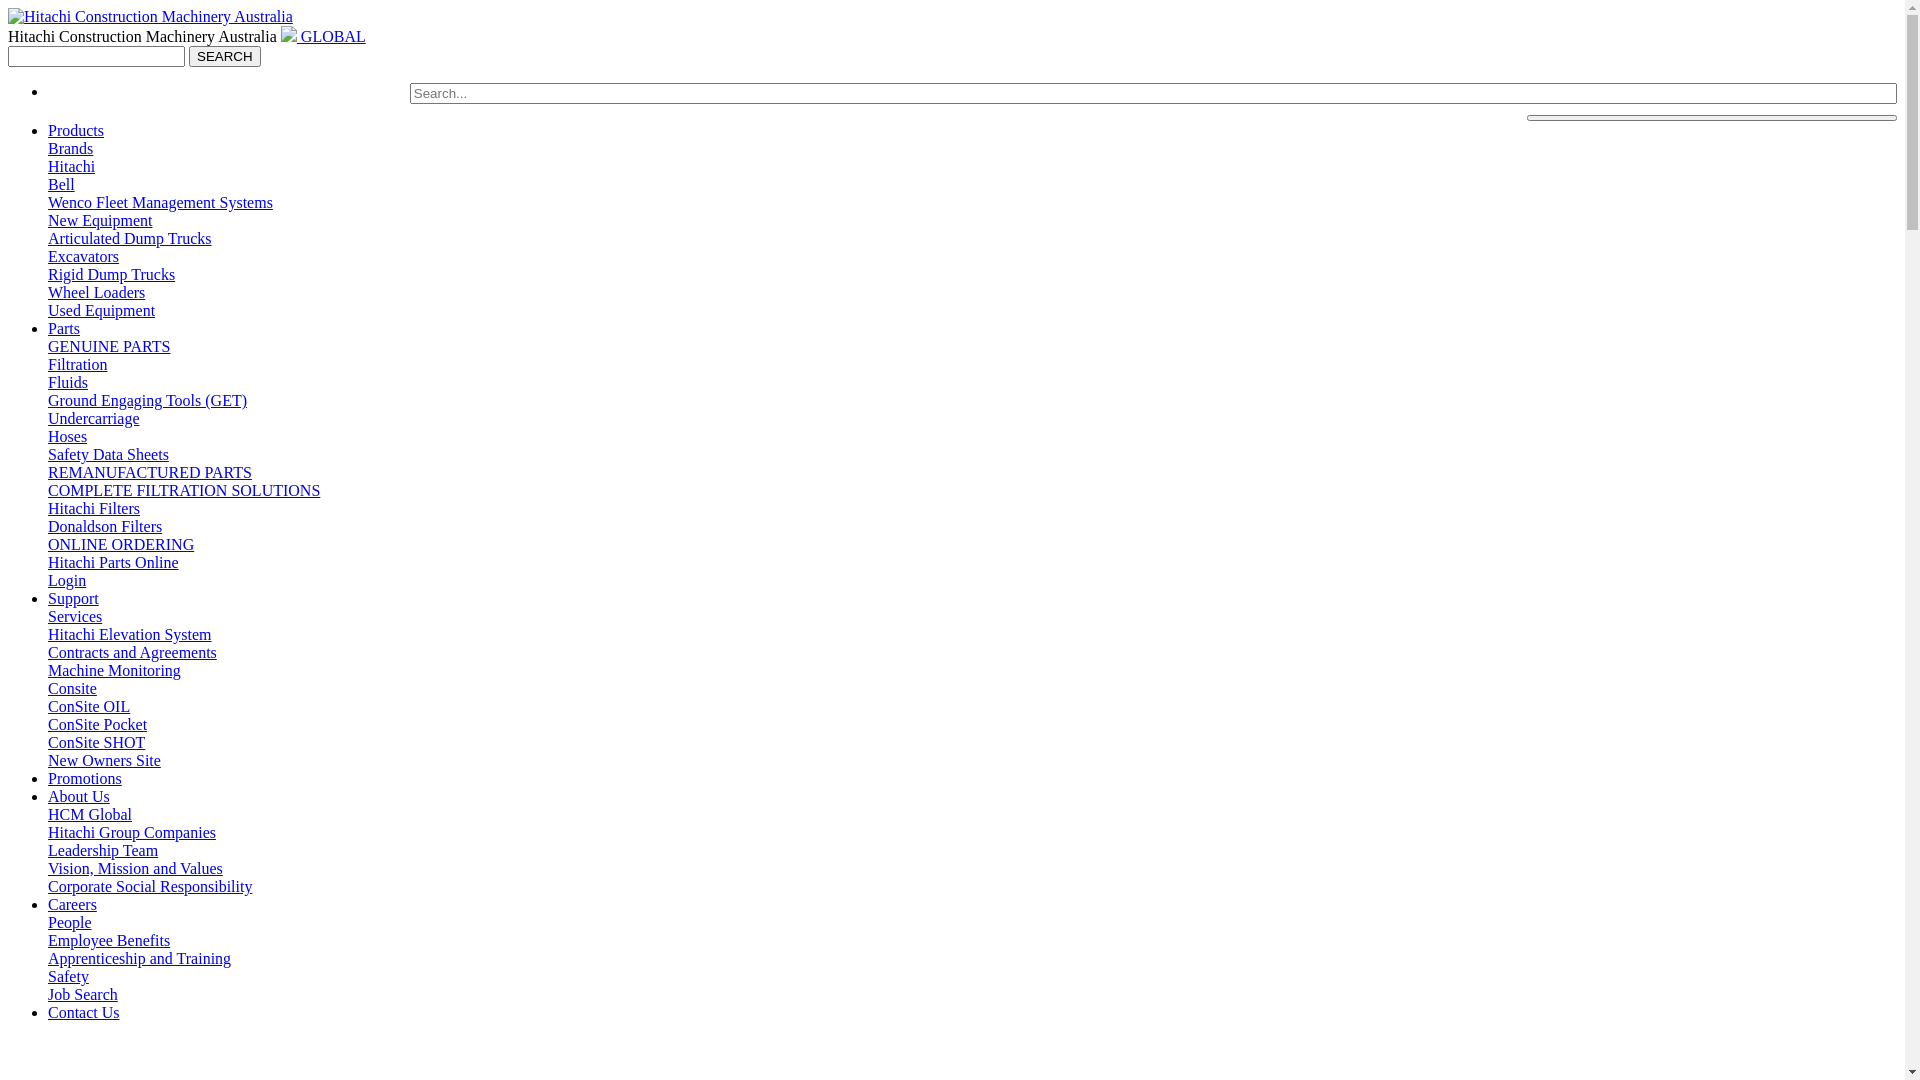 Image resolution: width=1920 pixels, height=1080 pixels. Describe the element at coordinates (63, 327) in the screenshot. I see `'Parts'` at that location.